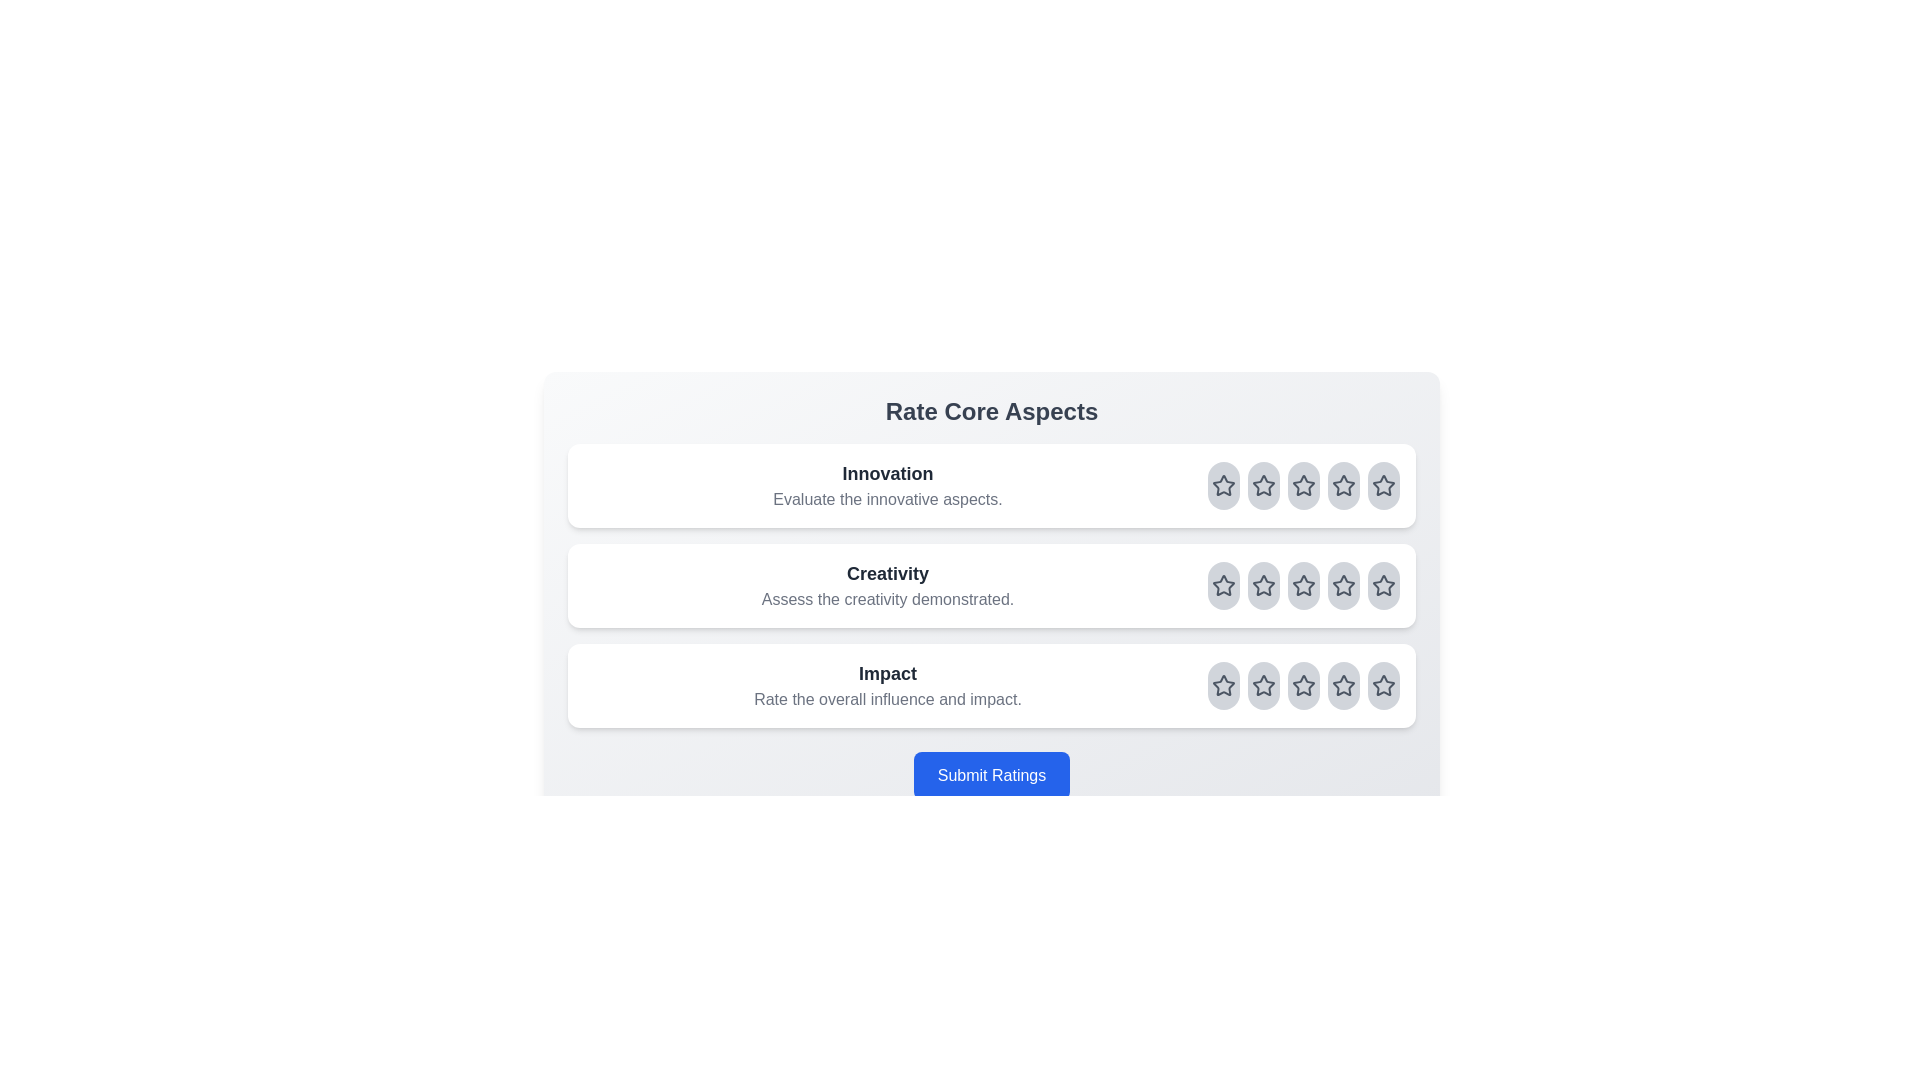 This screenshot has width=1920, height=1080. I want to click on the rating for the aspect Impact to 3 stars by clicking on the corresponding star, so click(1304, 685).